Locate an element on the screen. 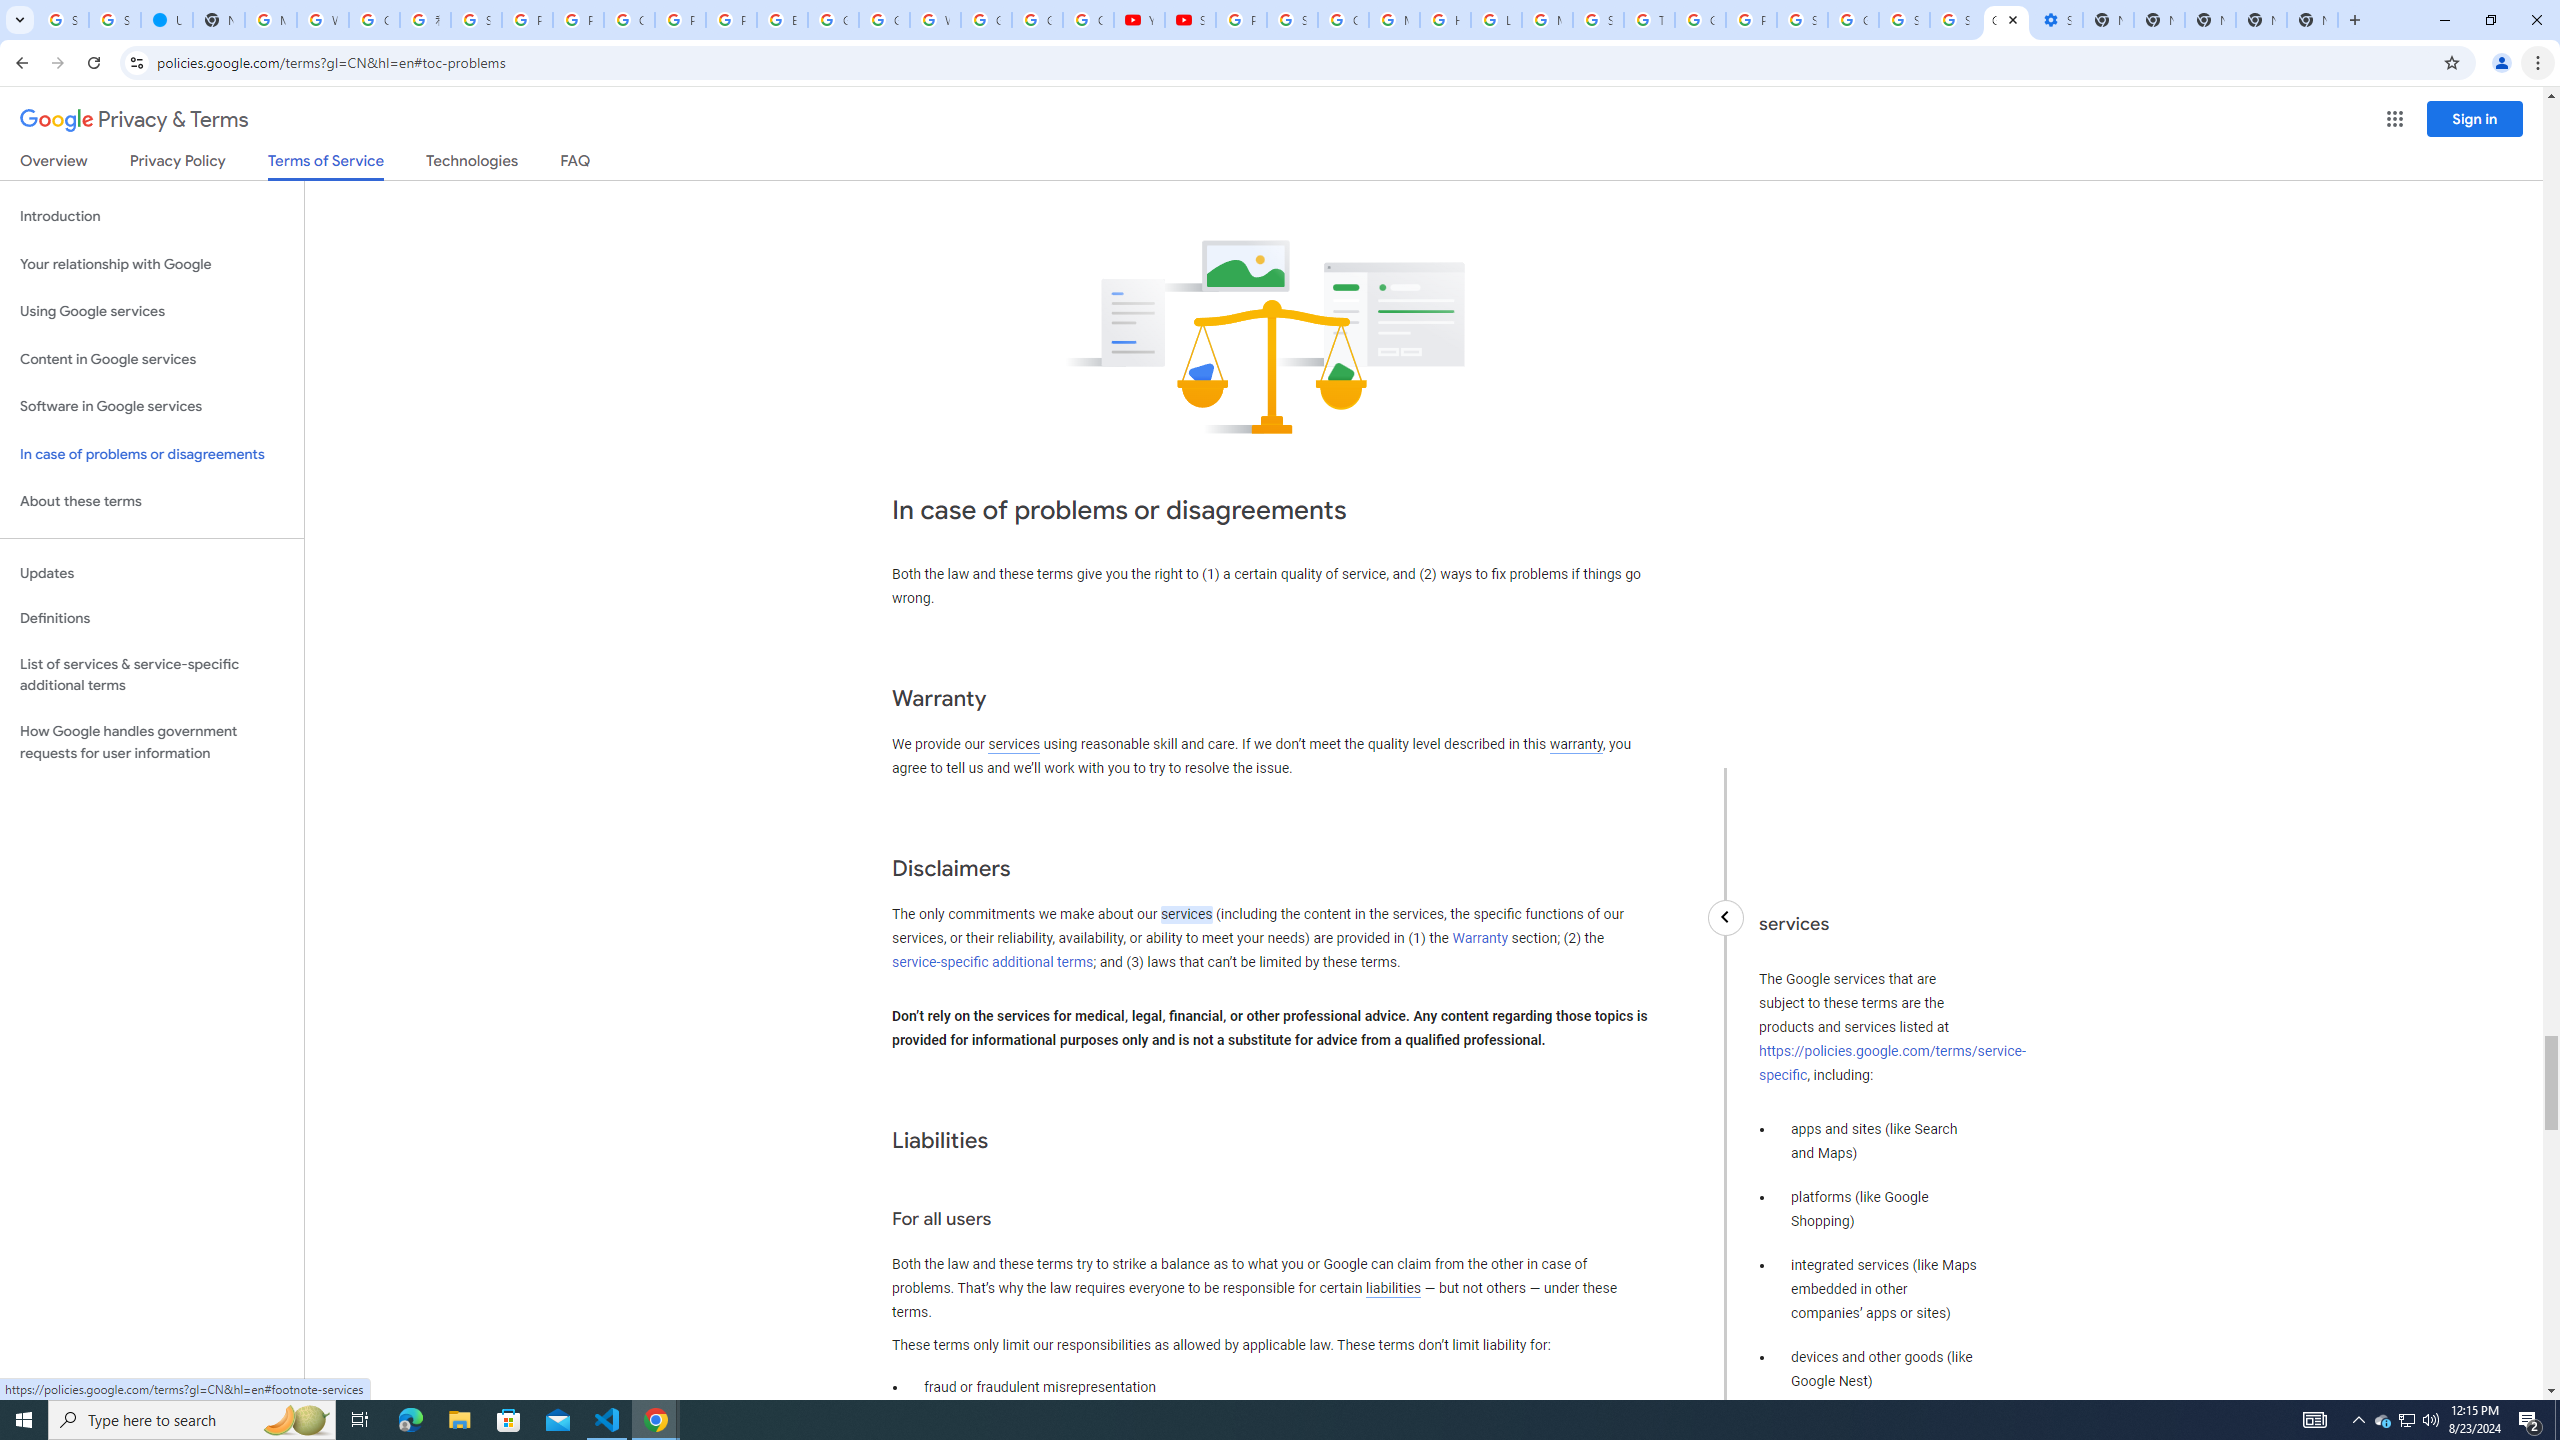 The height and width of the screenshot is (1440, 2560). 'https://policies.google.com/terms/service-specific' is located at coordinates (1891, 1062).